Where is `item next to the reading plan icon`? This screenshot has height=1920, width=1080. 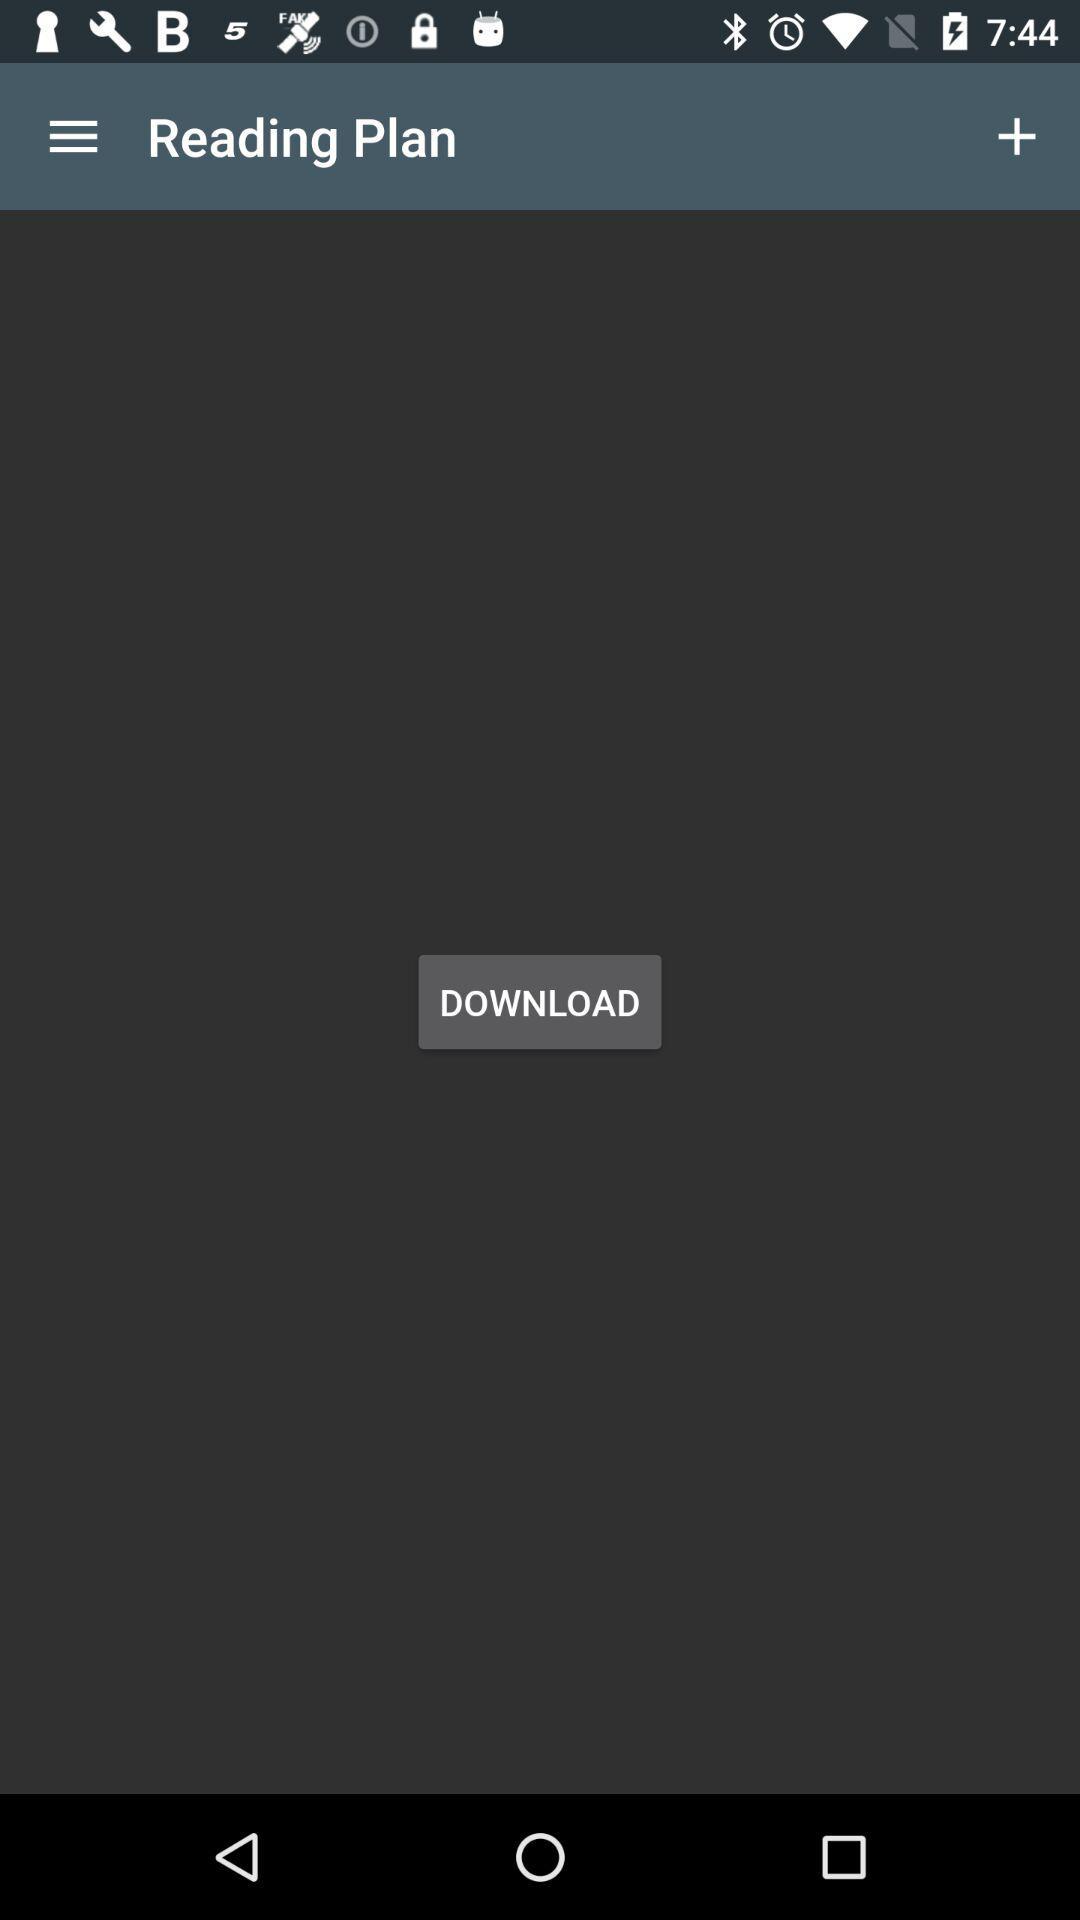
item next to the reading plan icon is located at coordinates (72, 135).